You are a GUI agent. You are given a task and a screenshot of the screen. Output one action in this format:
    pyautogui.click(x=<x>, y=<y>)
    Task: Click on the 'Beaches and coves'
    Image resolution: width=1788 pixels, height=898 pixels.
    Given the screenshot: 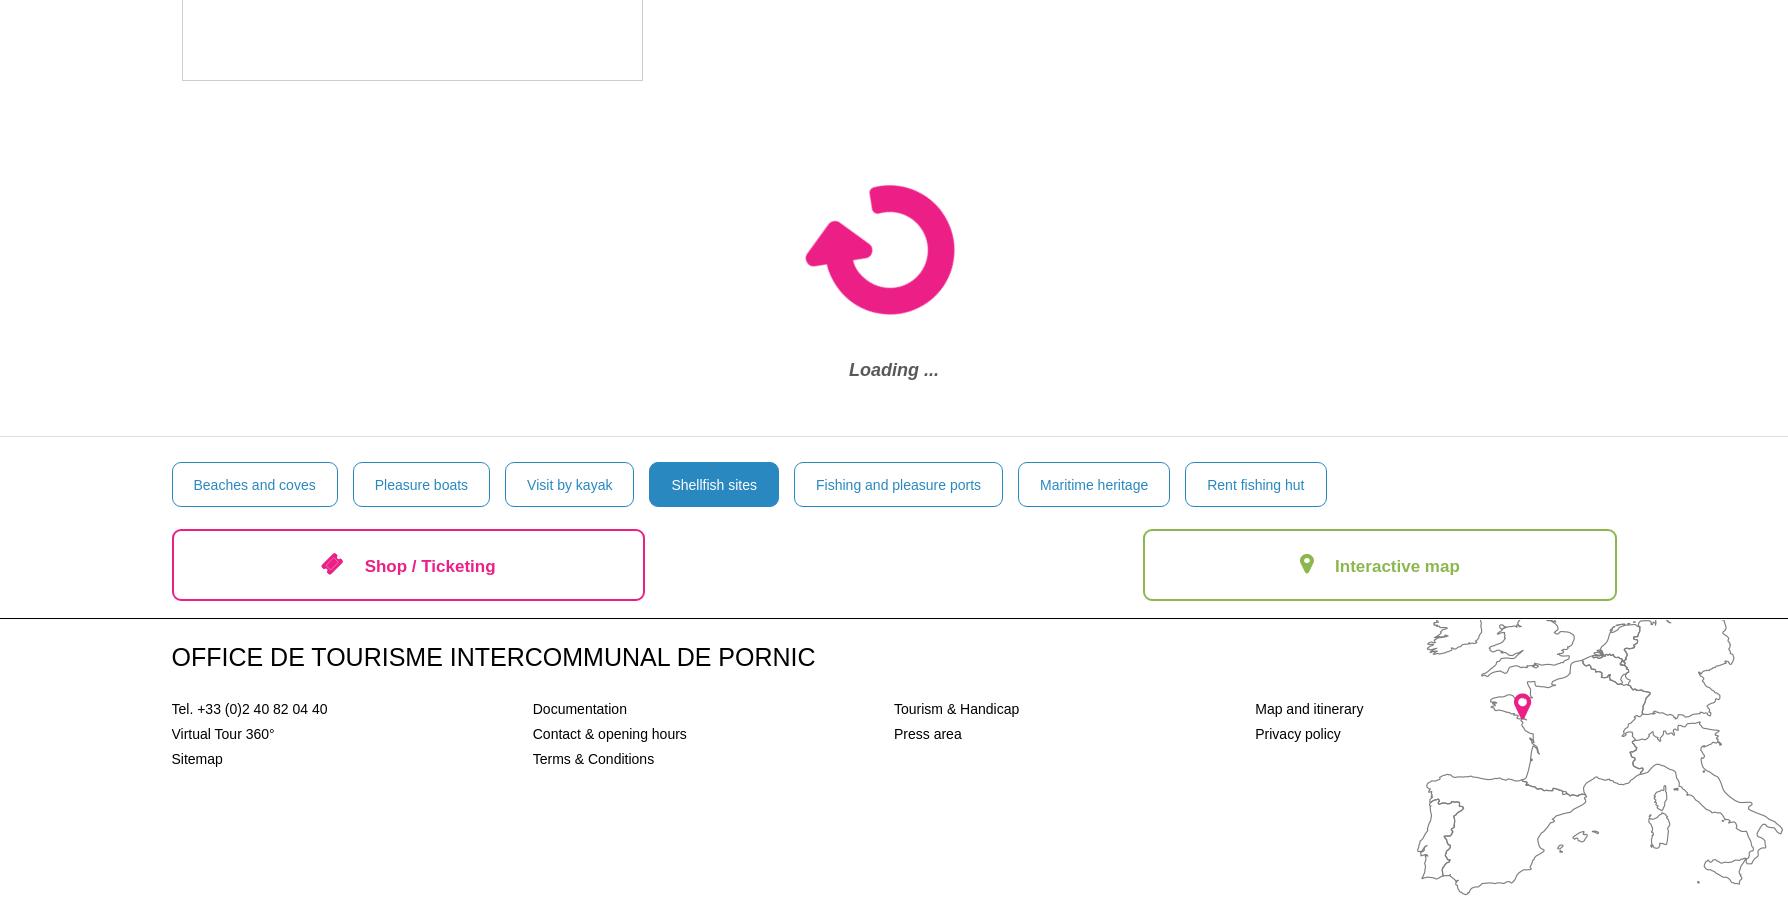 What is the action you would take?
    pyautogui.click(x=253, y=483)
    